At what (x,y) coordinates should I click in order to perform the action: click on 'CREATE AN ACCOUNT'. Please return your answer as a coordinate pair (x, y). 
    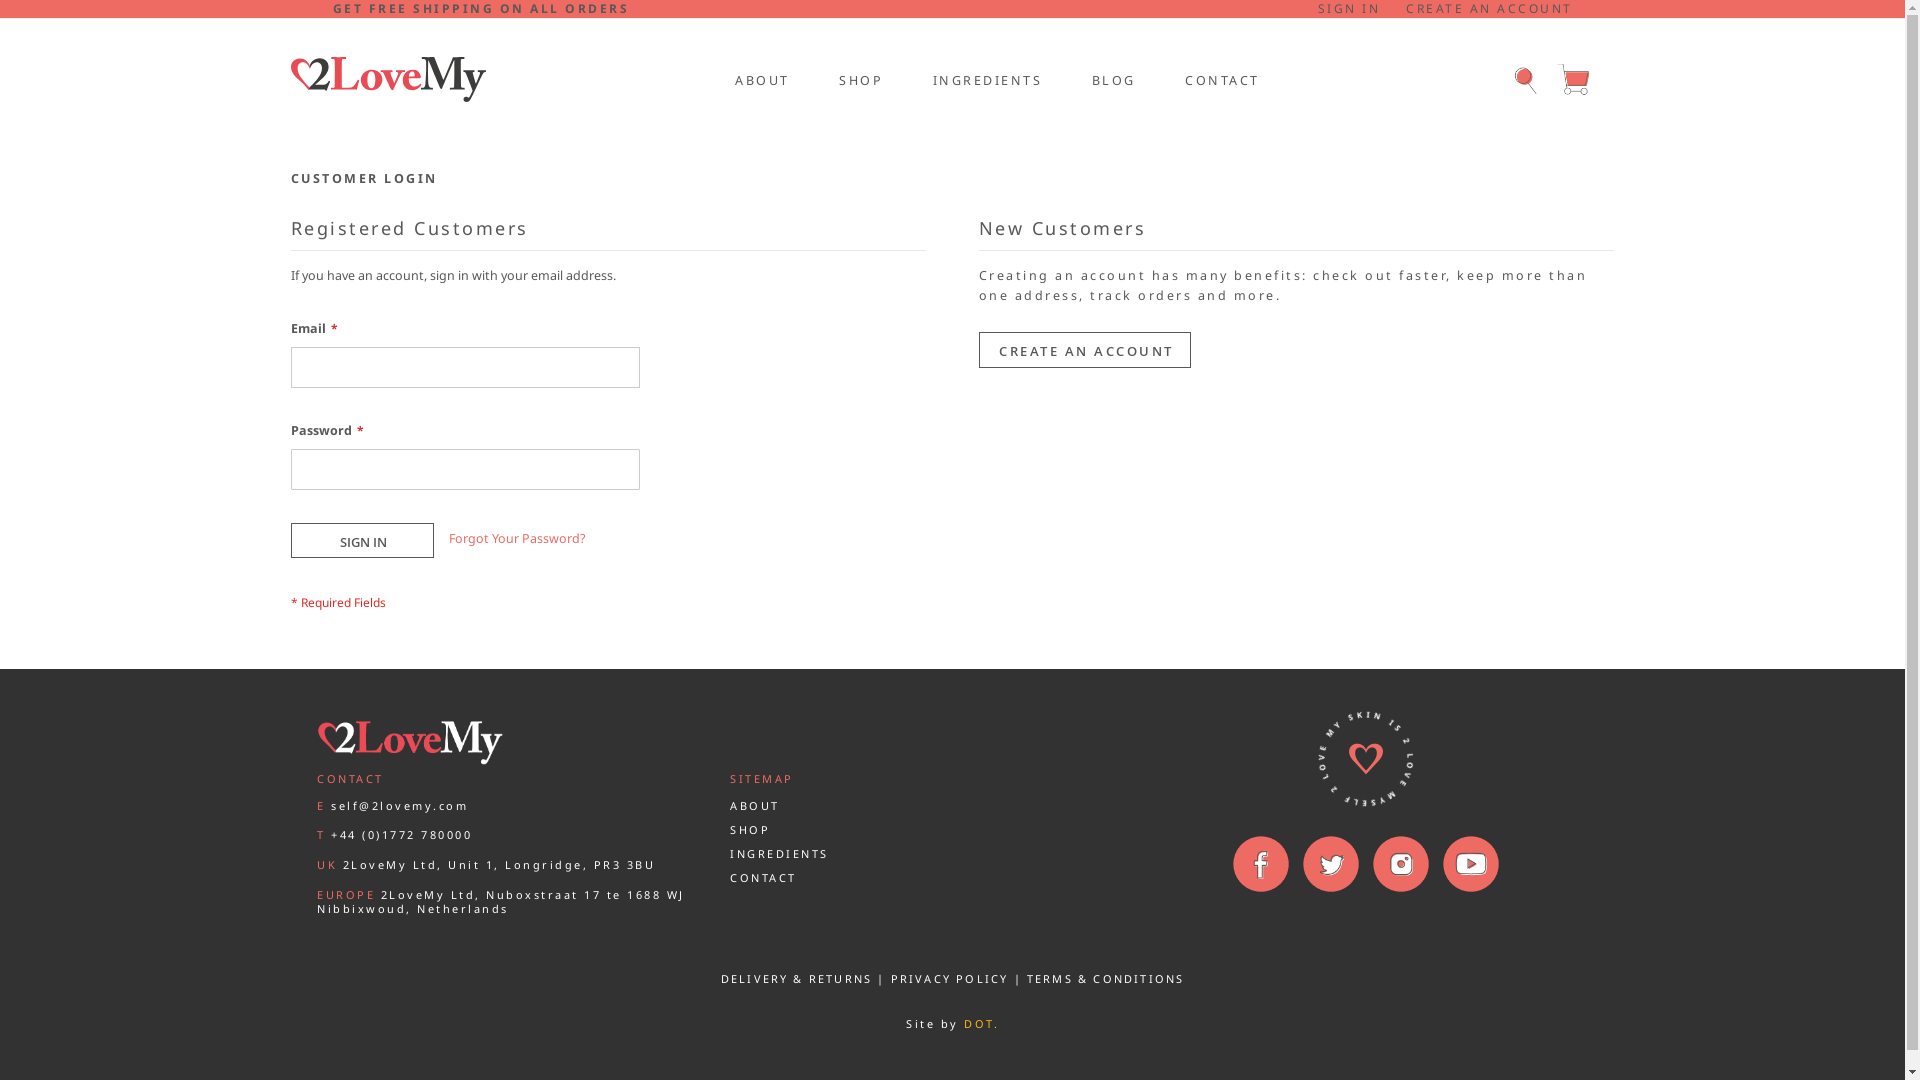
    Looking at the image, I should click on (1489, 8).